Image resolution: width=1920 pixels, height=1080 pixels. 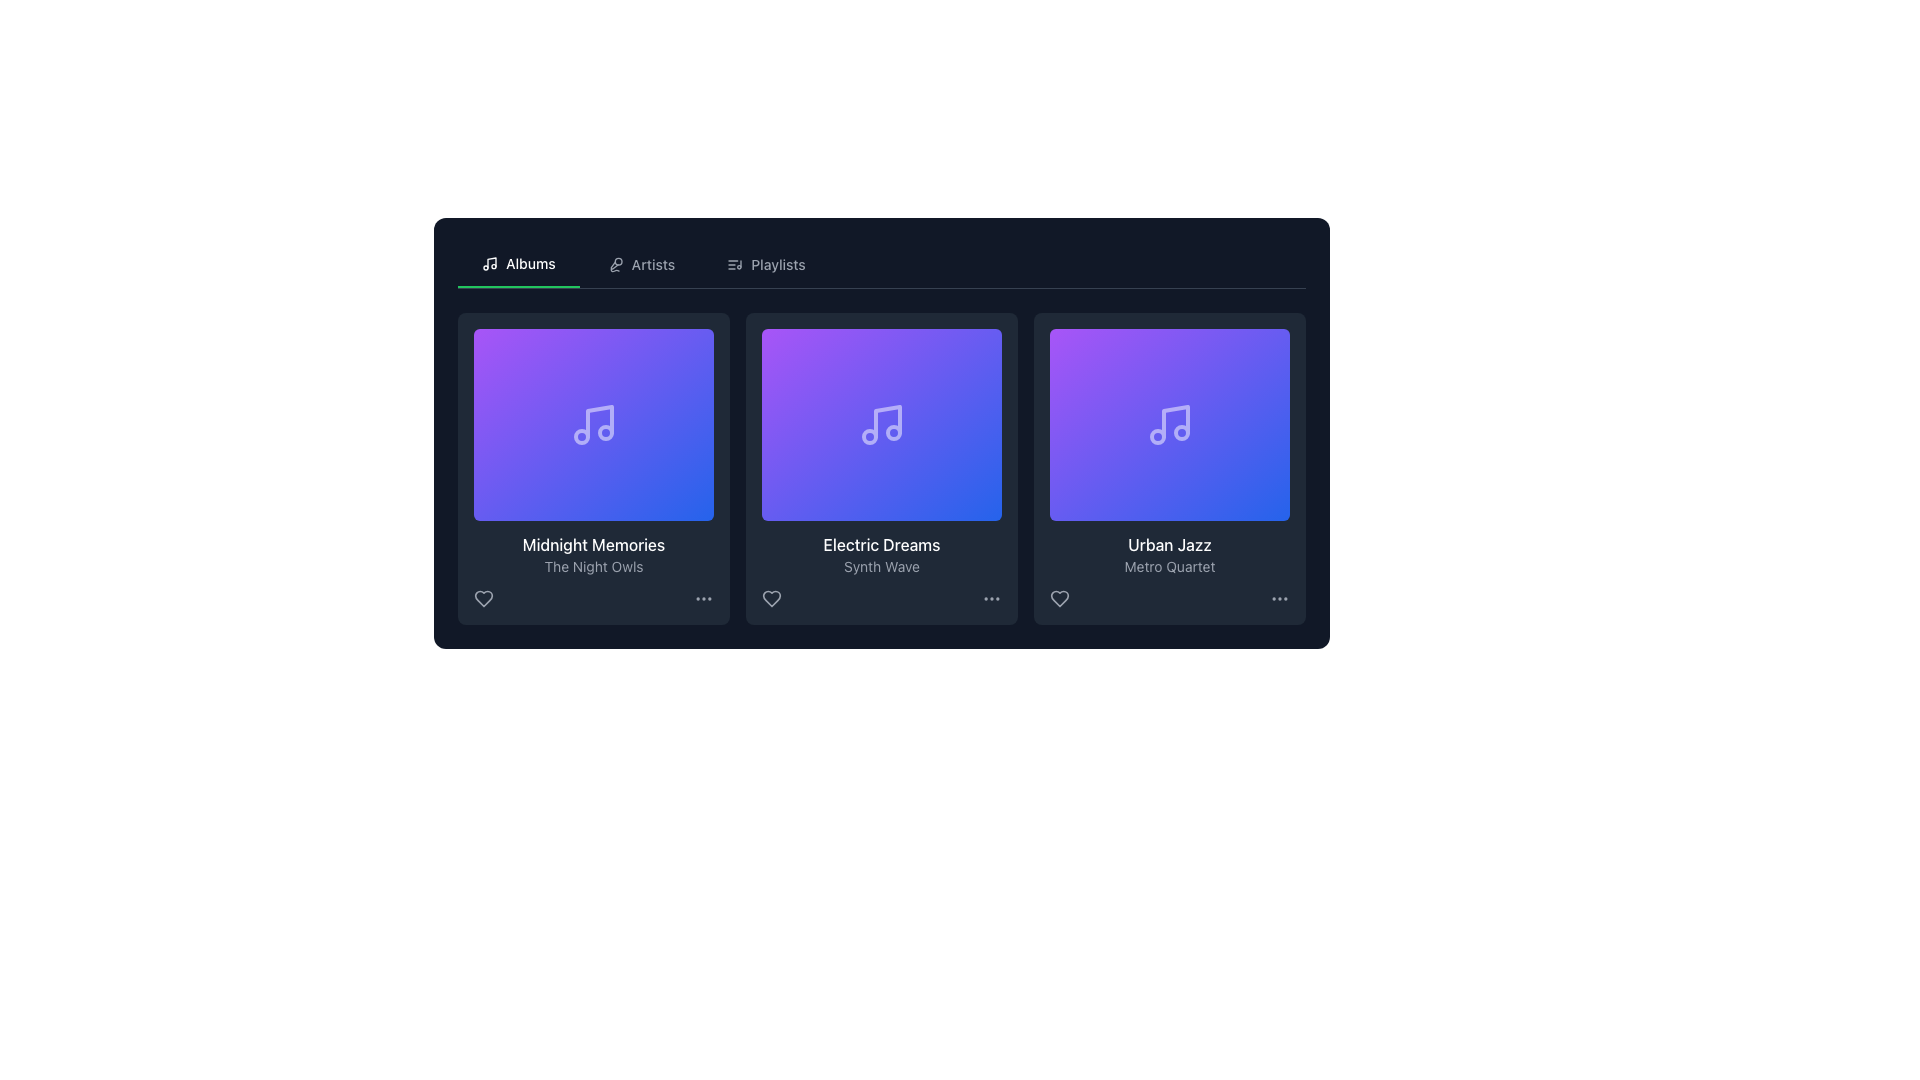 What do you see at coordinates (881, 423) in the screenshot?
I see `the SVG musical note icon with a white color overlay, located in the center of the 'Electric Dreams' card with a purple-to-blue gradient background` at bounding box center [881, 423].